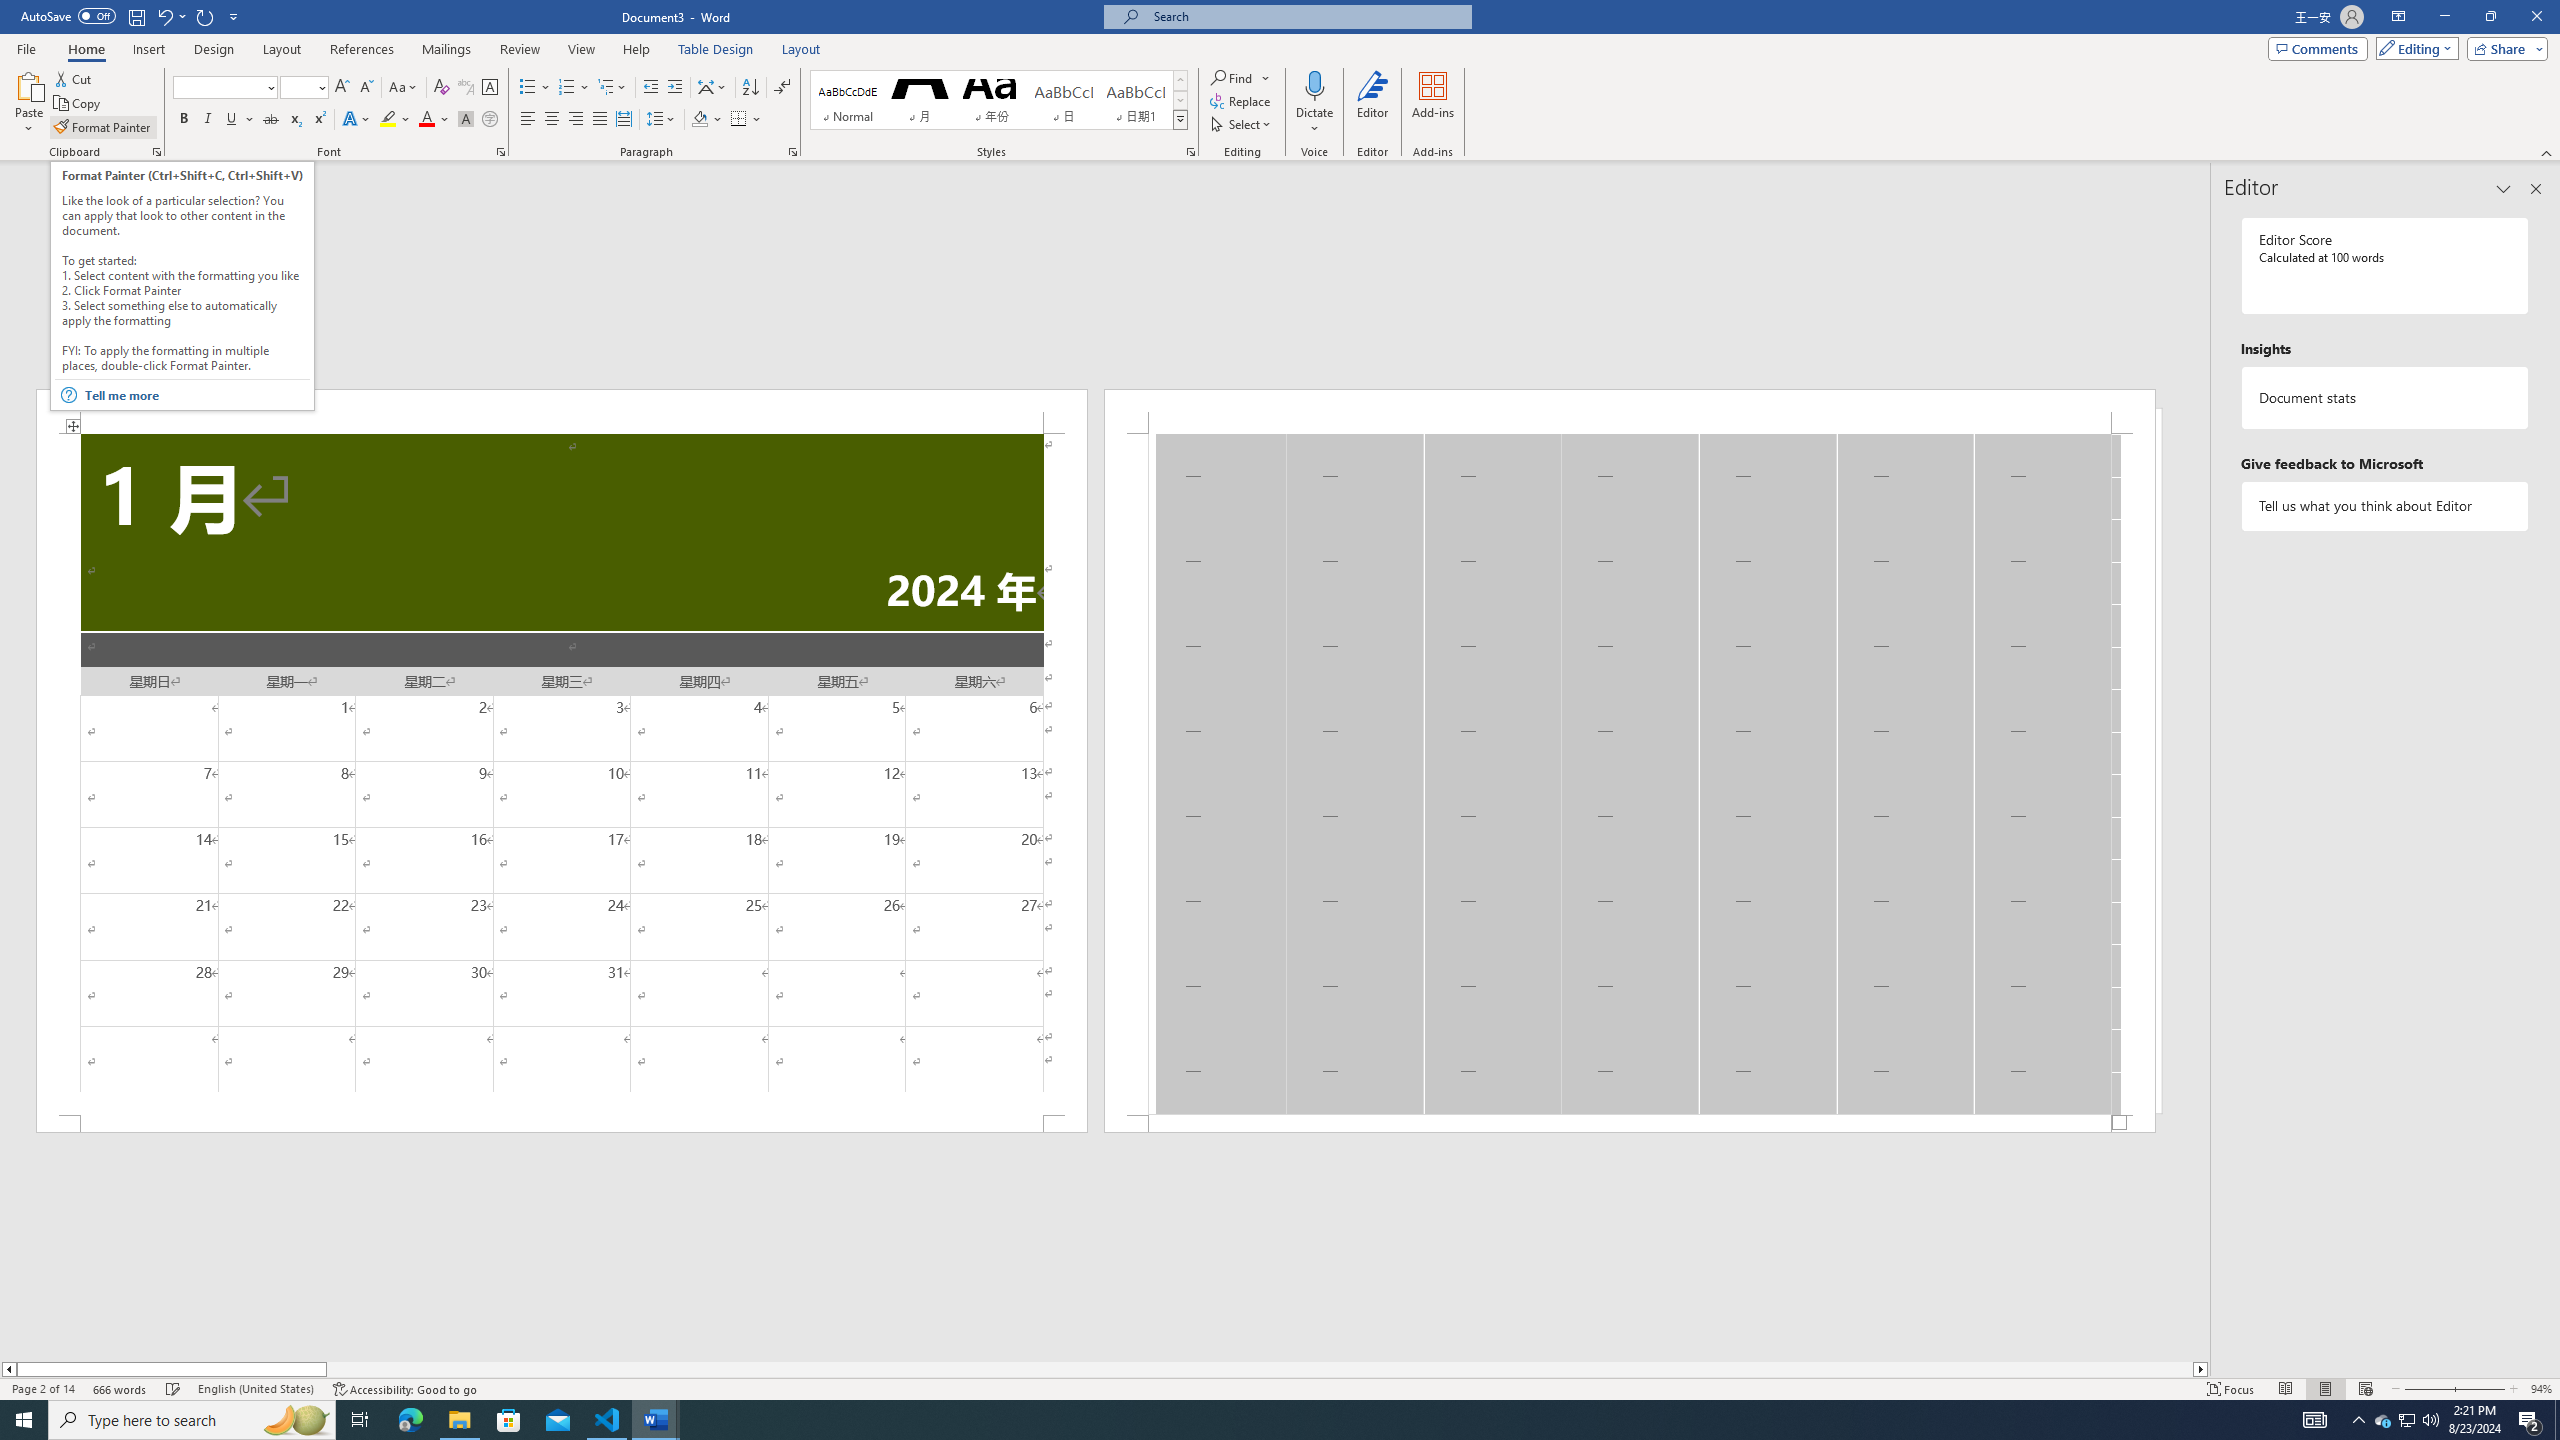 This screenshot has height=1440, width=2560. What do you see at coordinates (403, 87) in the screenshot?
I see `'Change Case'` at bounding box center [403, 87].